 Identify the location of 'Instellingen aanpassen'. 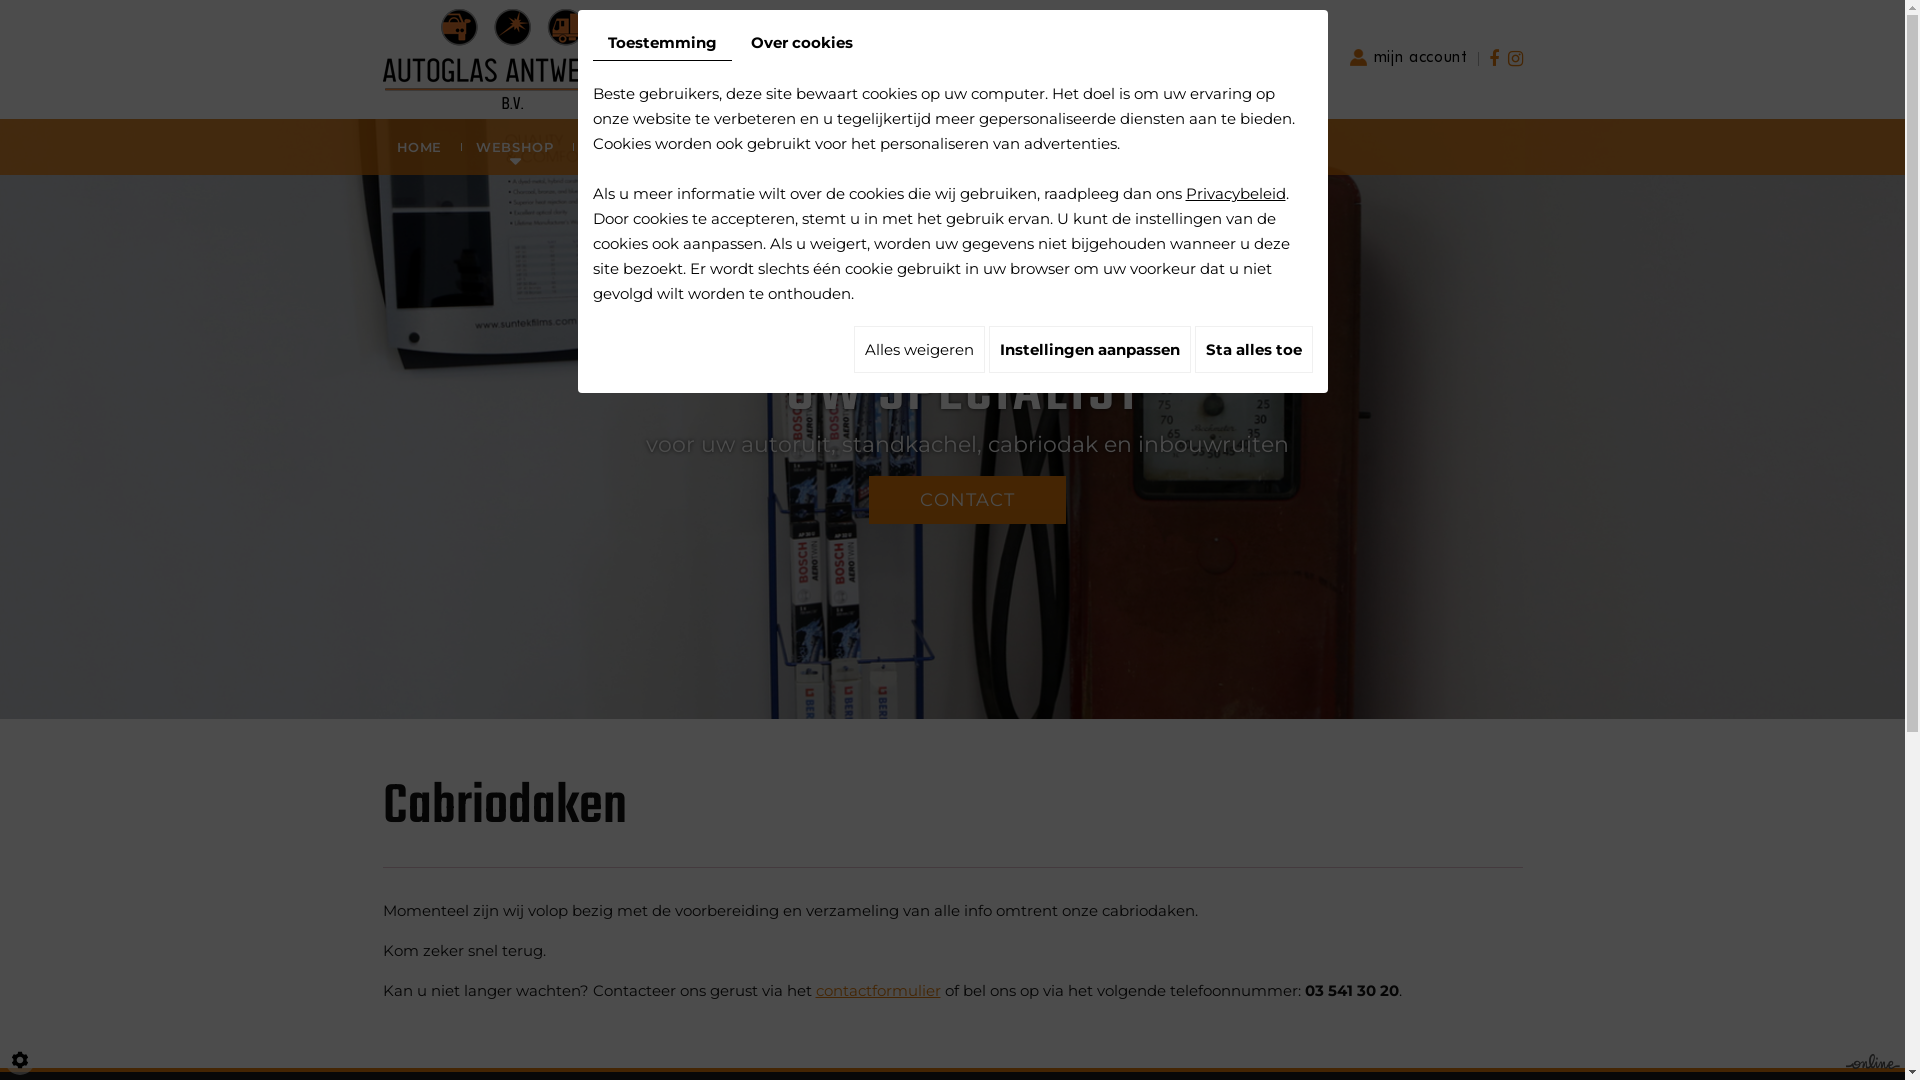
(988, 348).